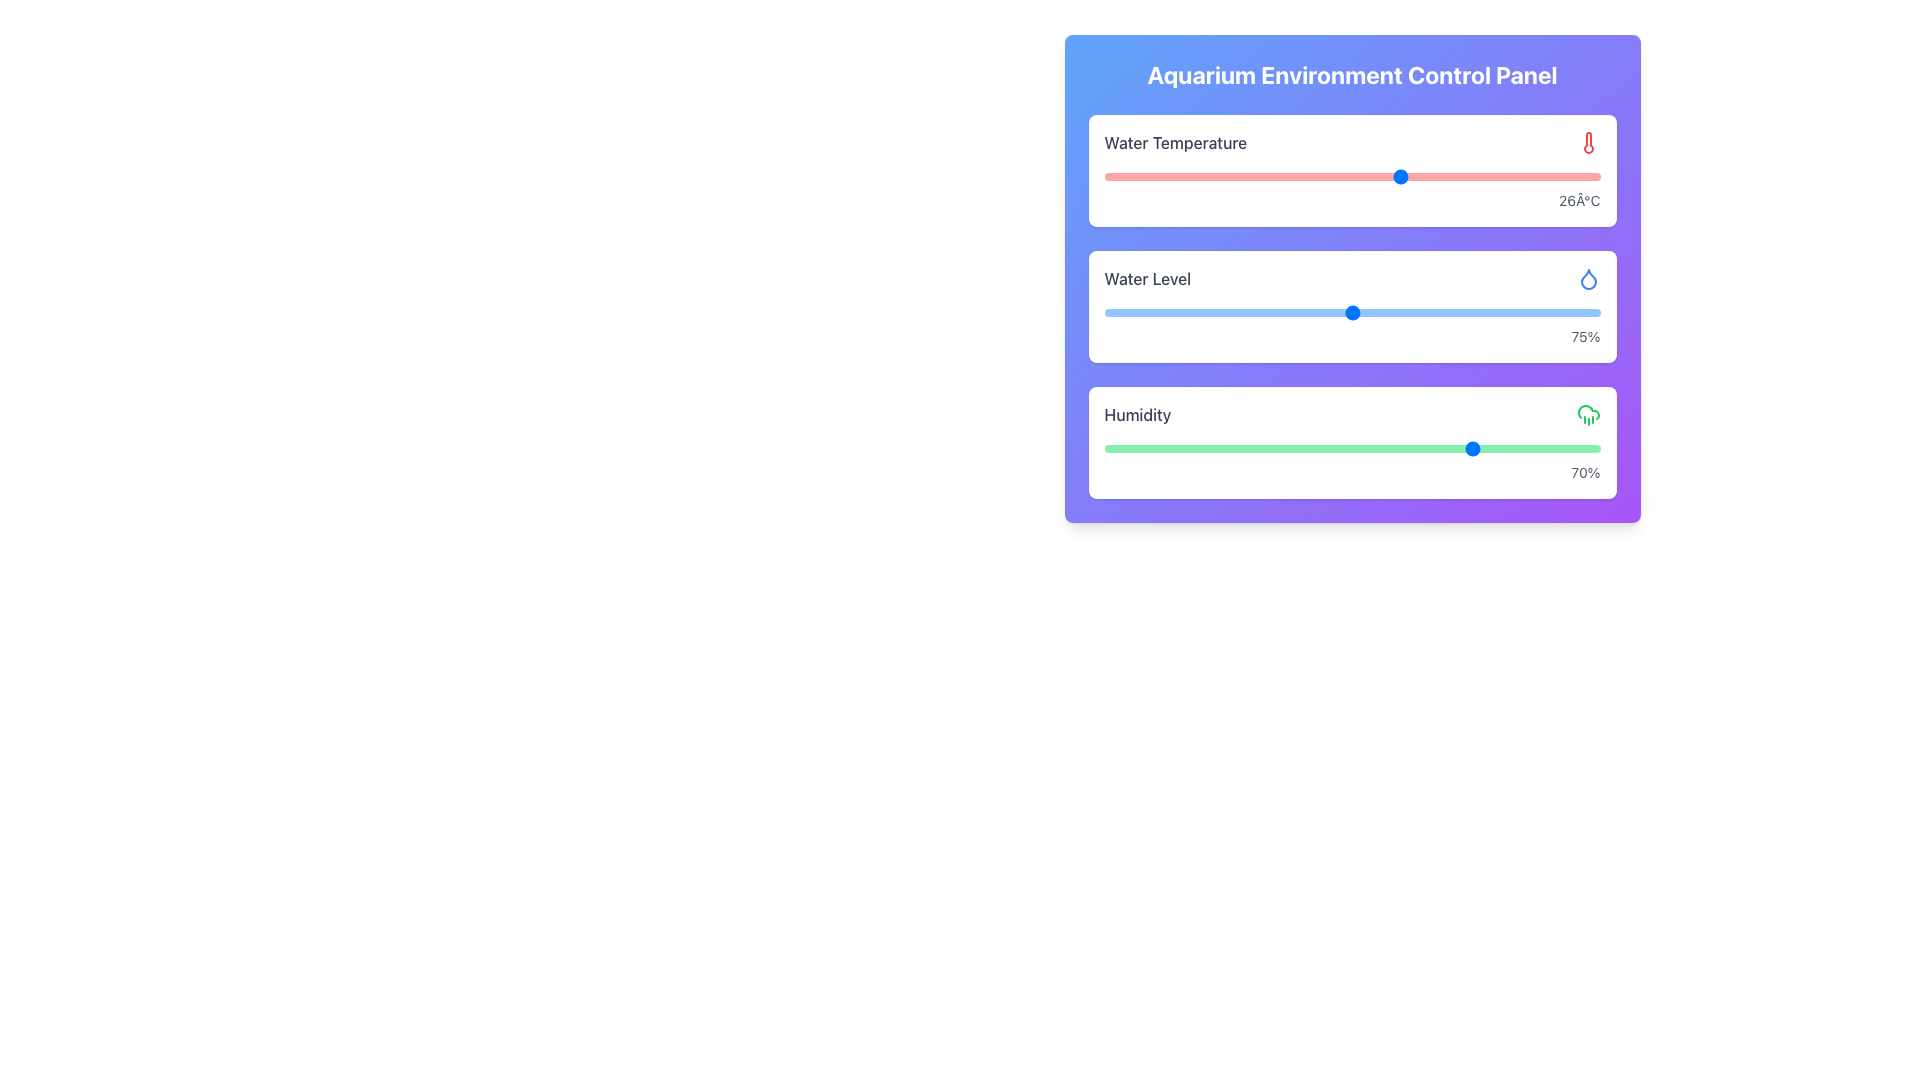  What do you see at coordinates (1277, 447) in the screenshot?
I see `the humidity` at bounding box center [1277, 447].